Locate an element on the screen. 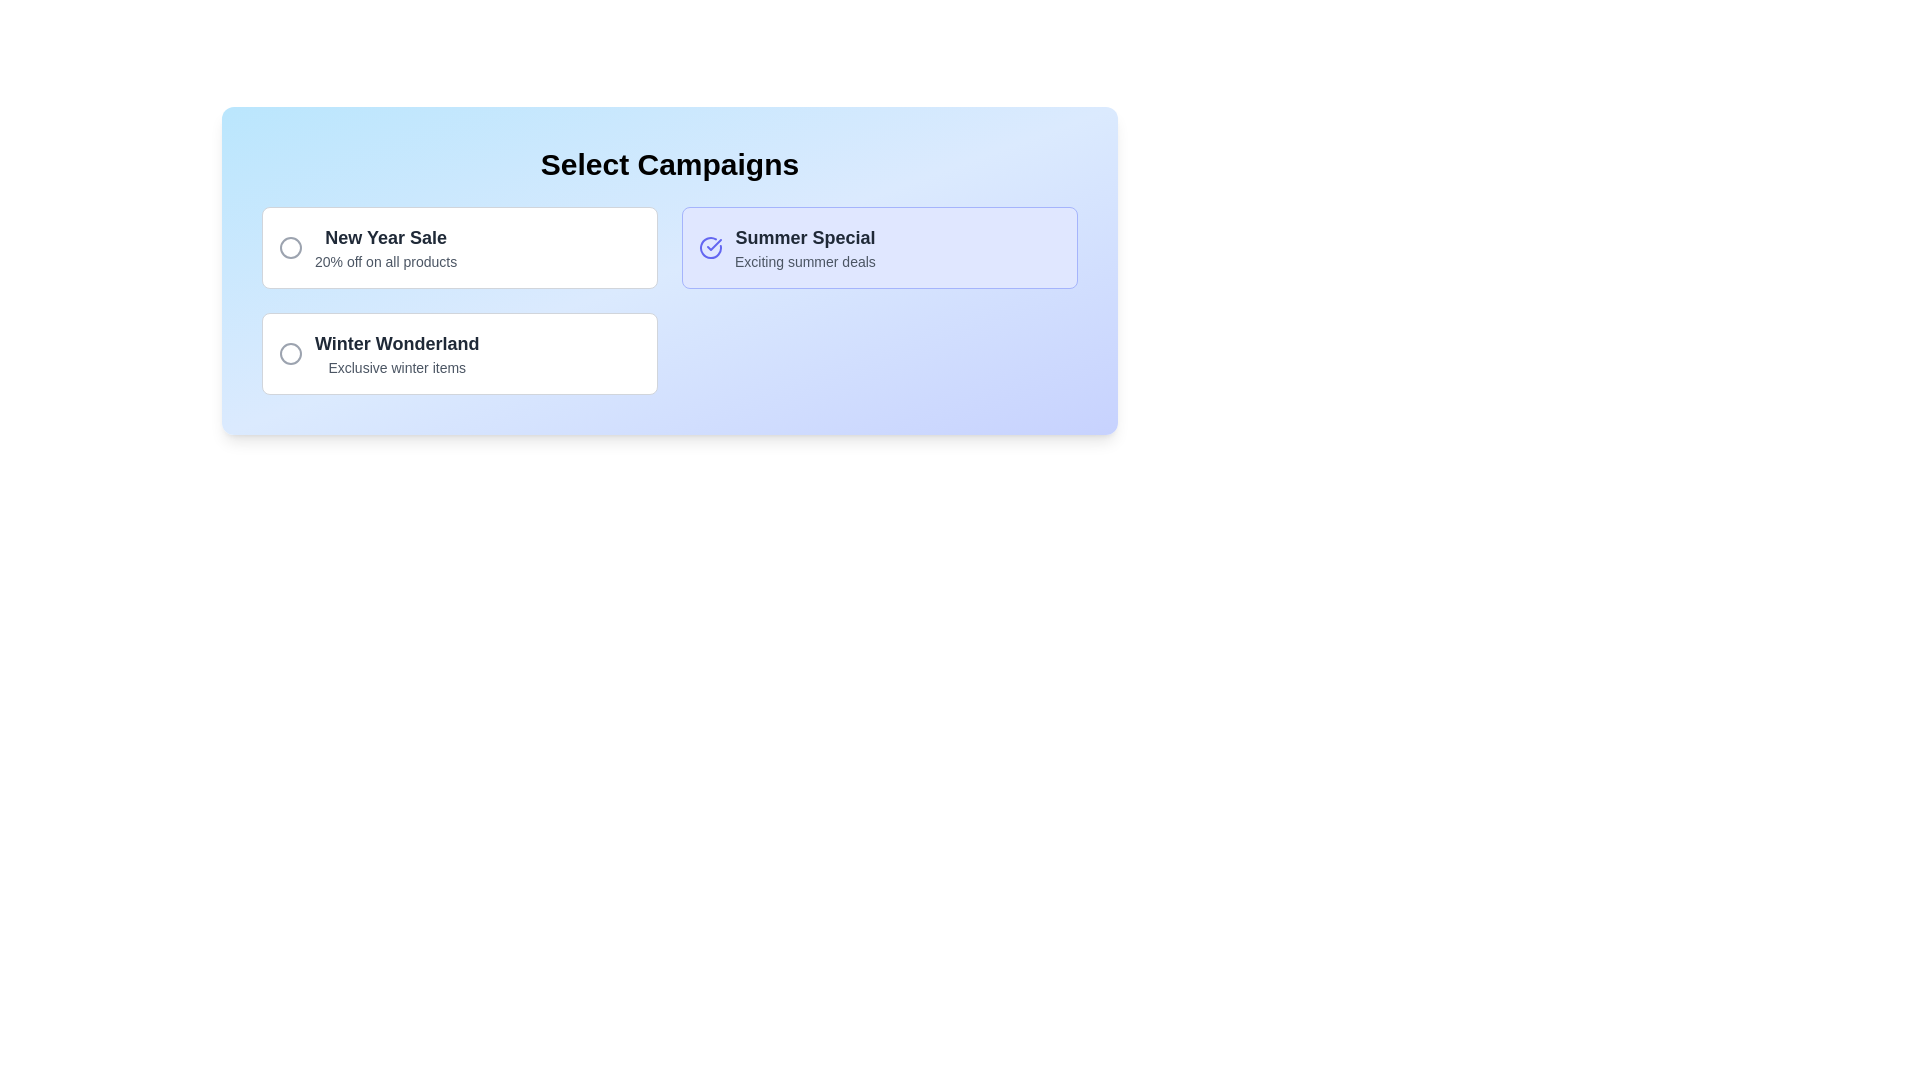 Image resolution: width=1920 pixels, height=1080 pixels. text content of the 'Winter Wonderland' campaign option displayed in the text display section located in the 'Select Campaigns' area is located at coordinates (397, 353).